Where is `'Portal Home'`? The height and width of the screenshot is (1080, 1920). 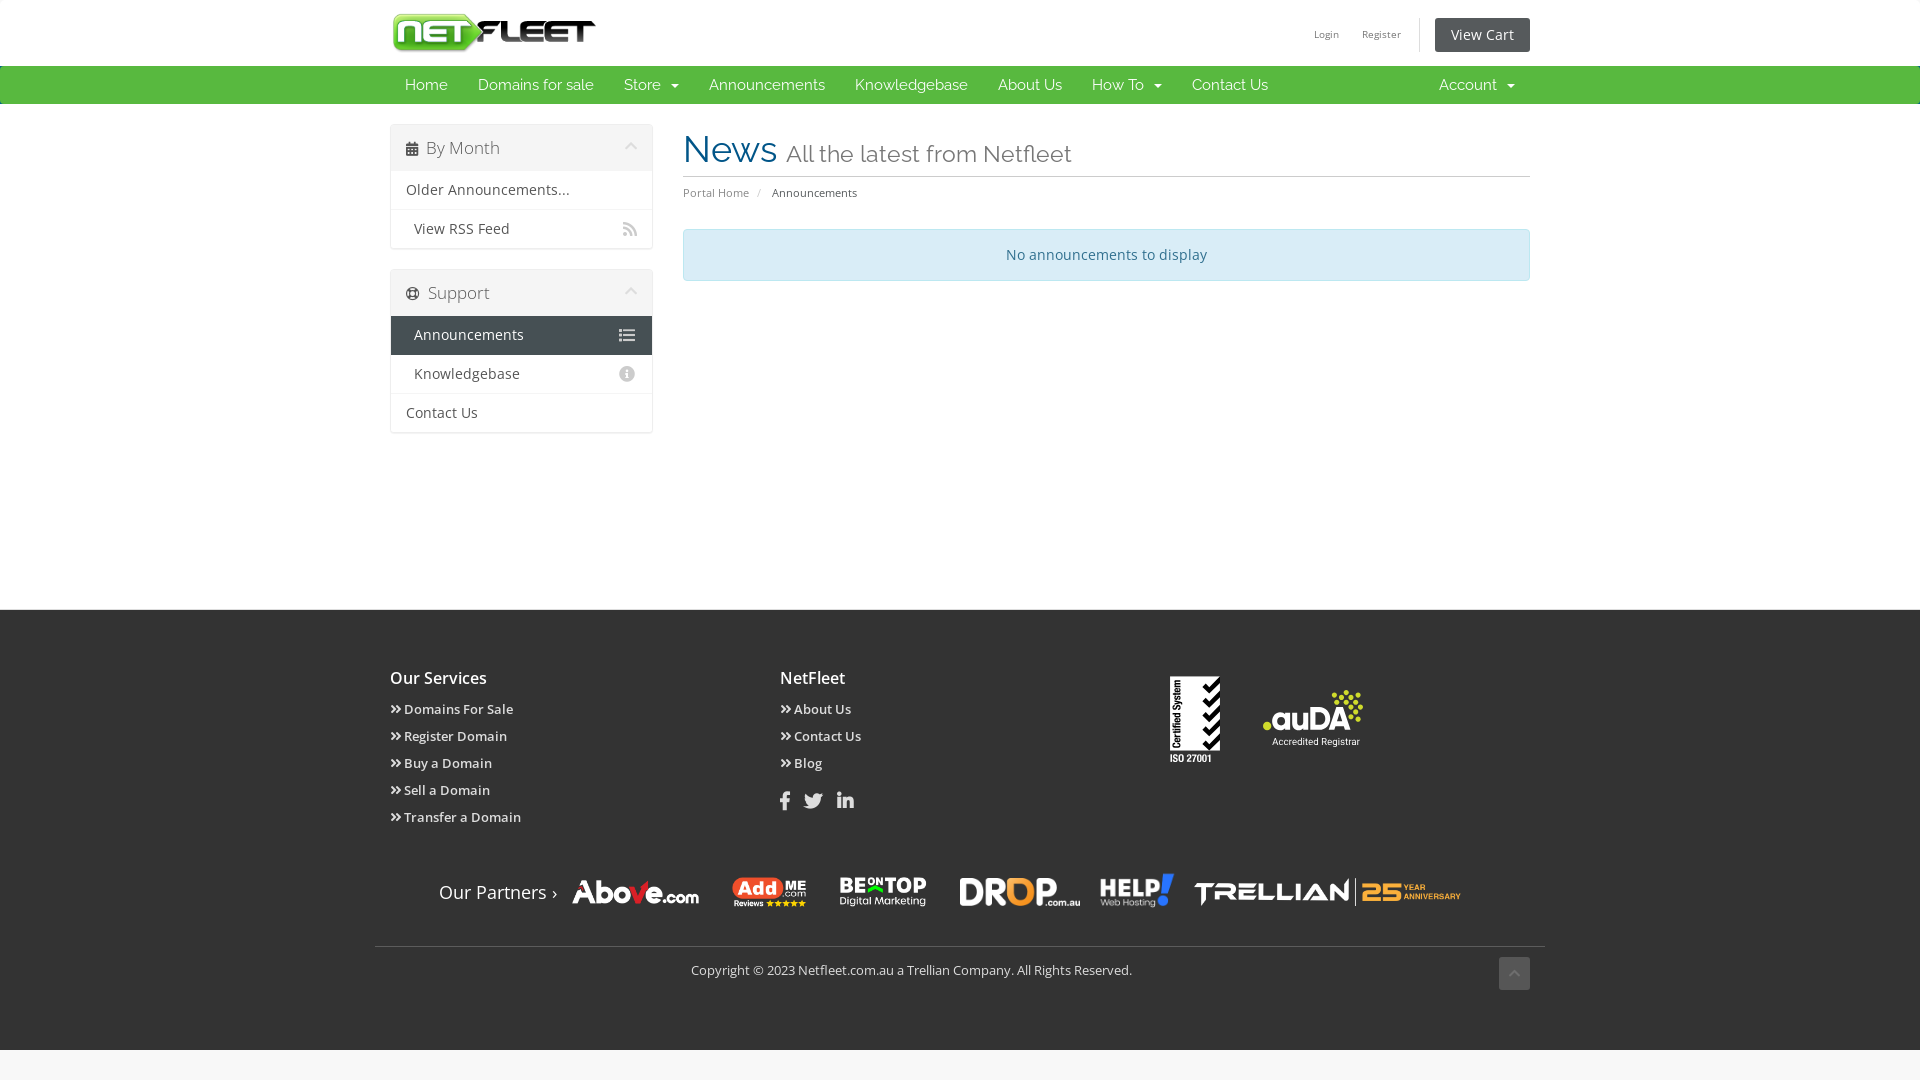 'Portal Home' is located at coordinates (715, 192).